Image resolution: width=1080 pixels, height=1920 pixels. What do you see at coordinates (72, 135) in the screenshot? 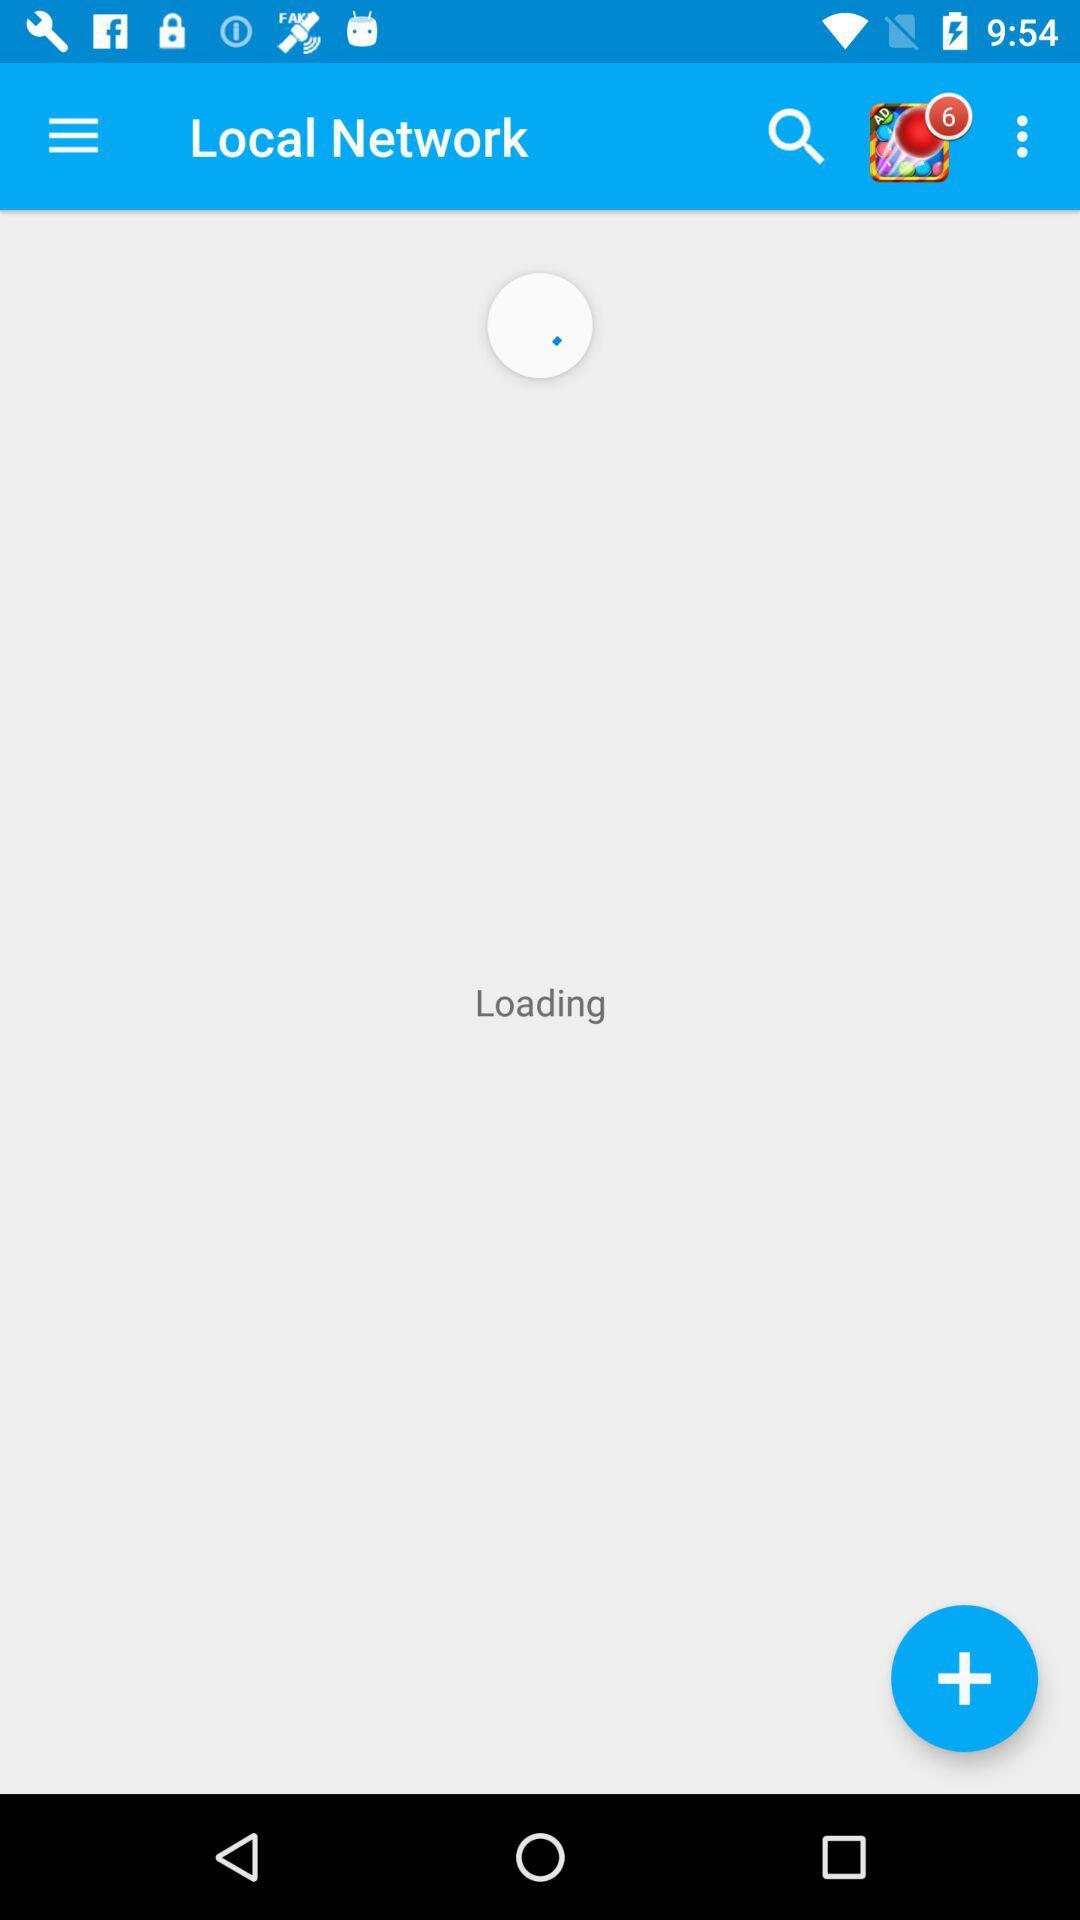
I see `the app to the left of the local network` at bounding box center [72, 135].